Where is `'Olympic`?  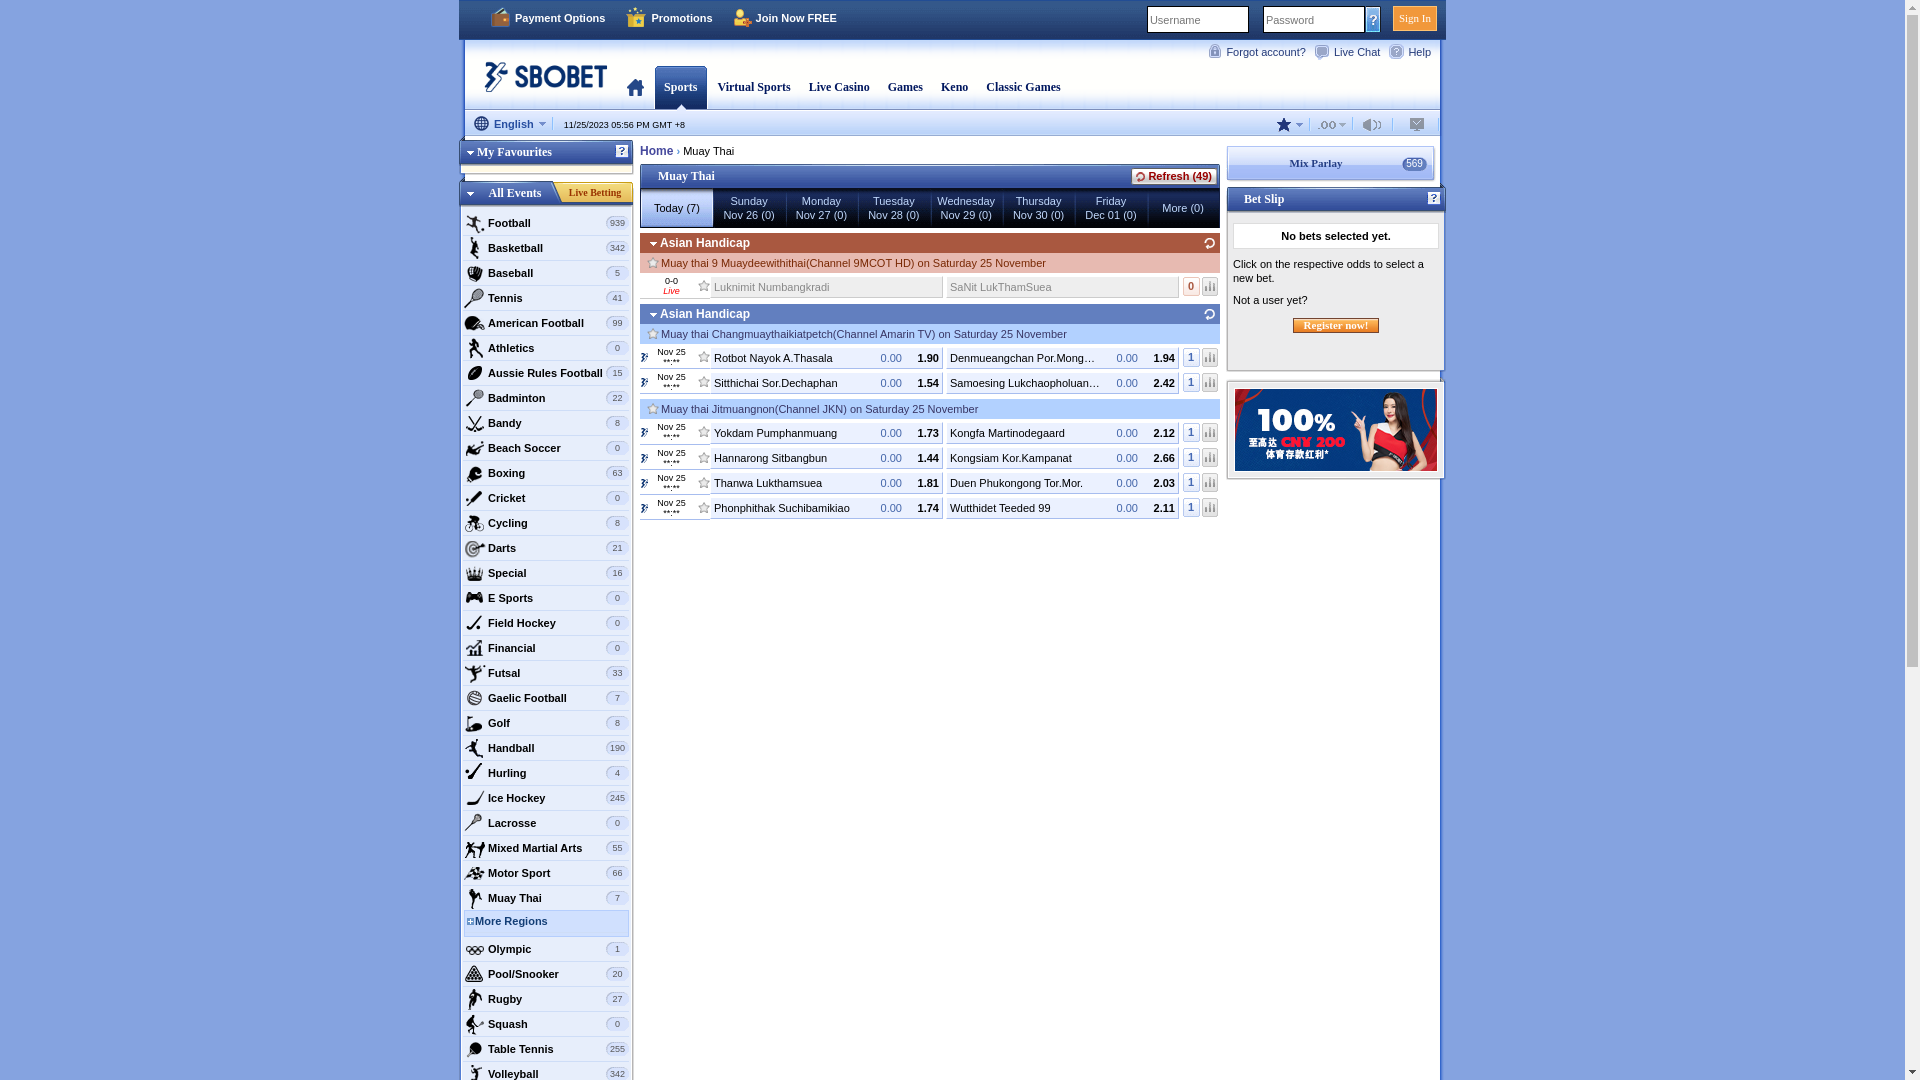 'Olympic is located at coordinates (461, 947).